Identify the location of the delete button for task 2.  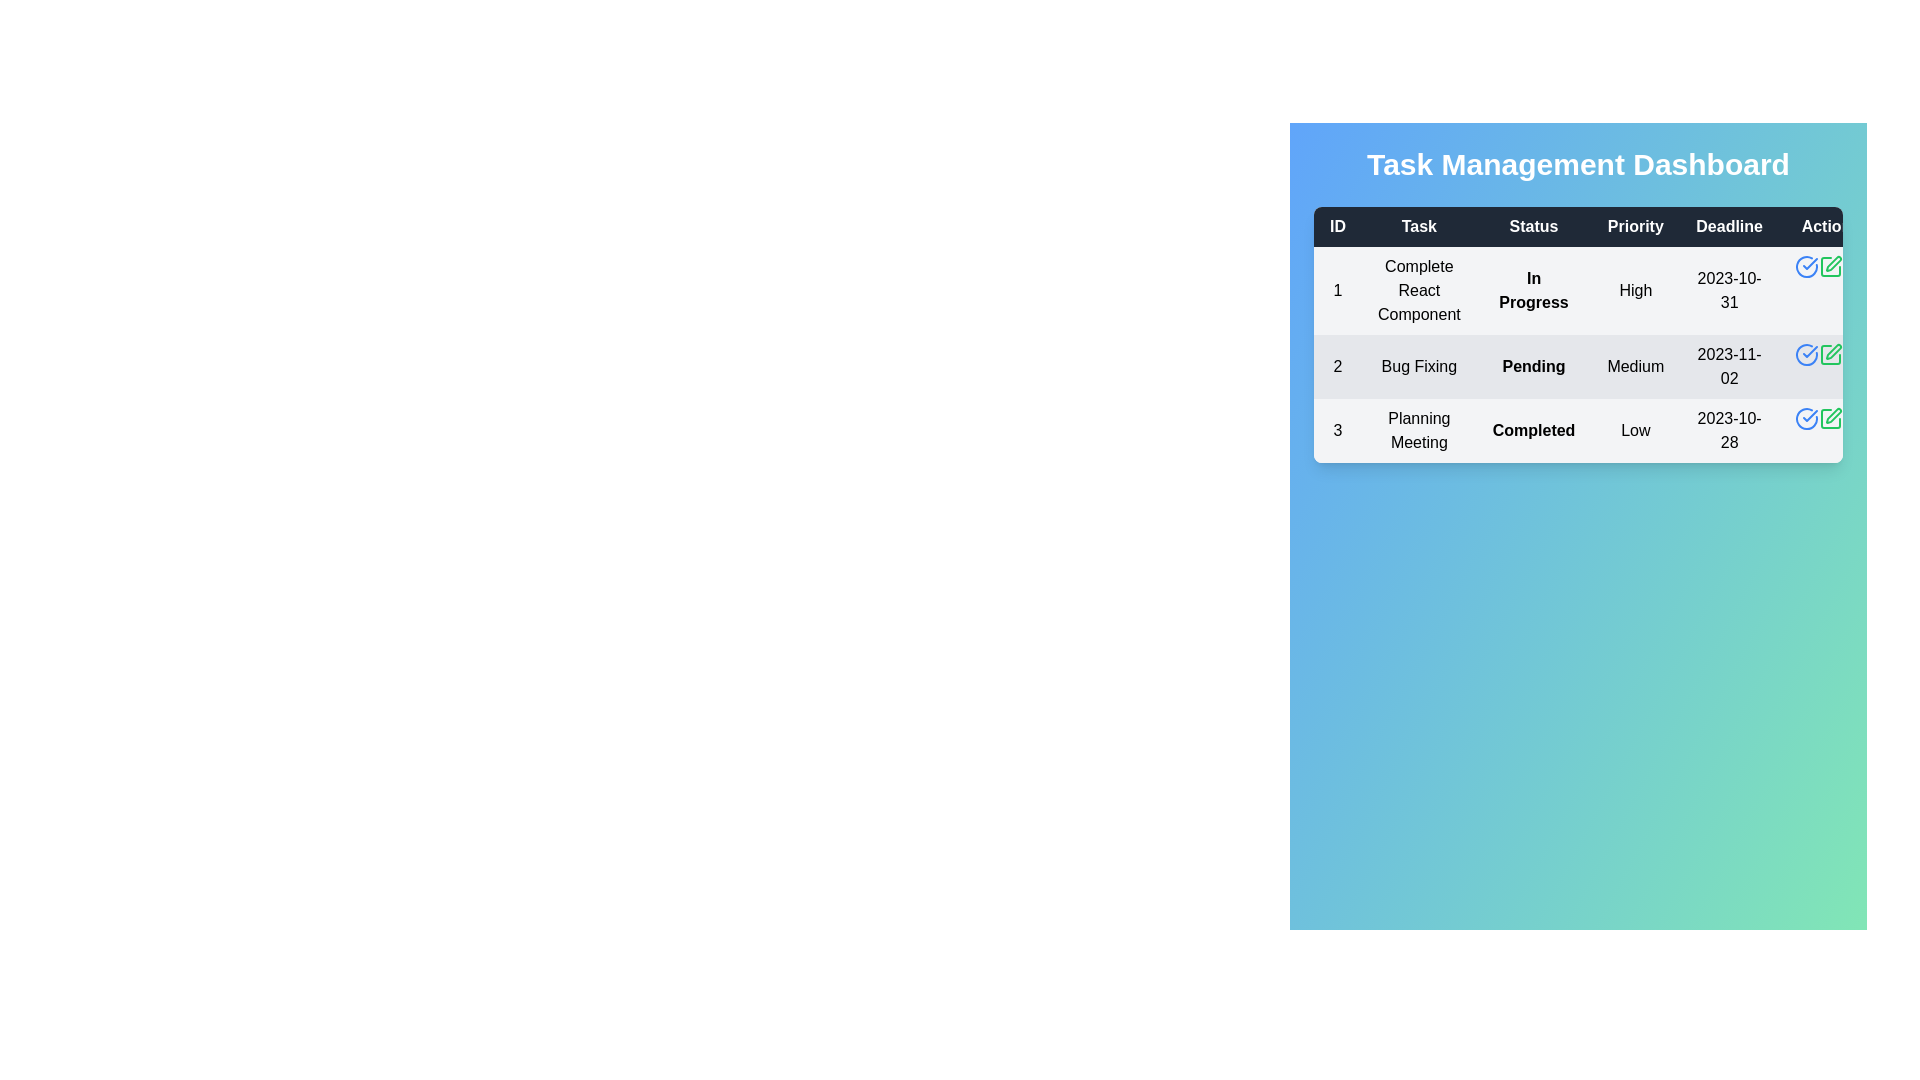
(1852, 353).